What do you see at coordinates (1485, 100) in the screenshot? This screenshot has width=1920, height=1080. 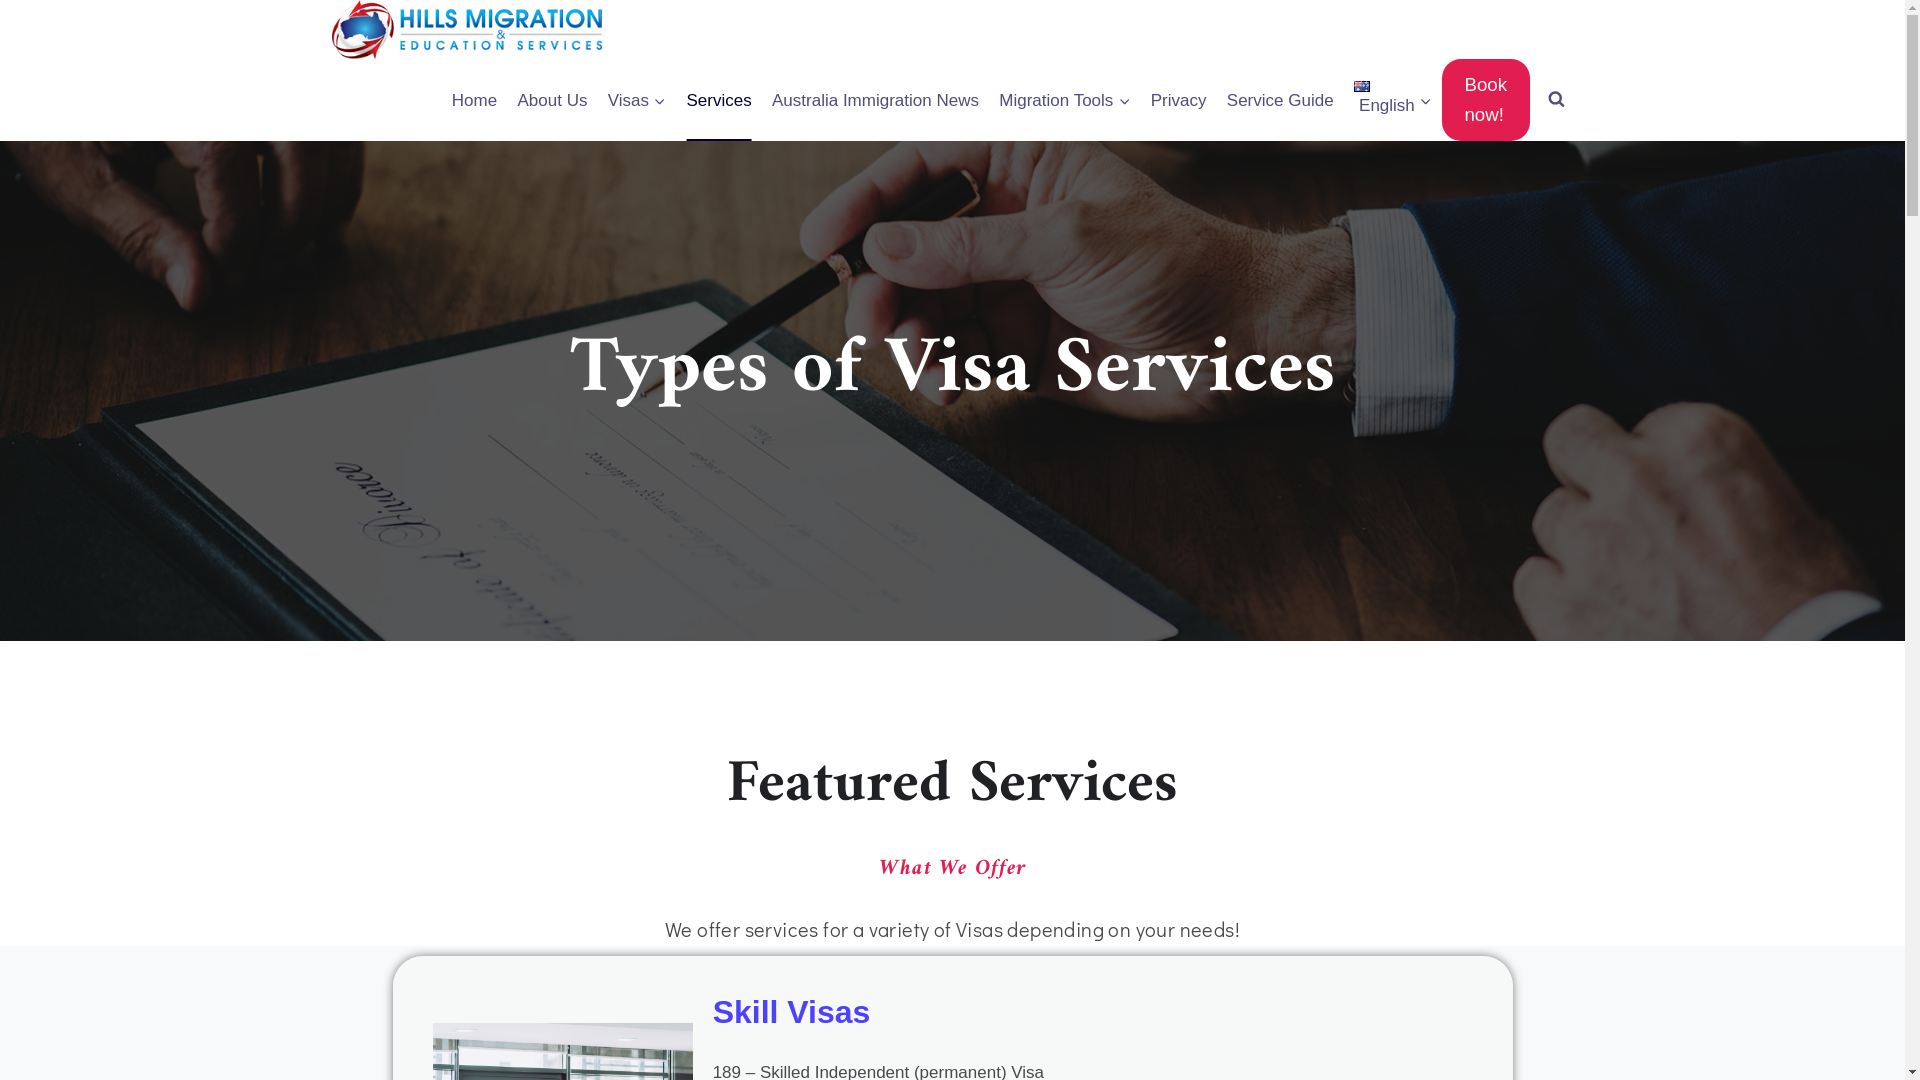 I see `'Book now!'` at bounding box center [1485, 100].